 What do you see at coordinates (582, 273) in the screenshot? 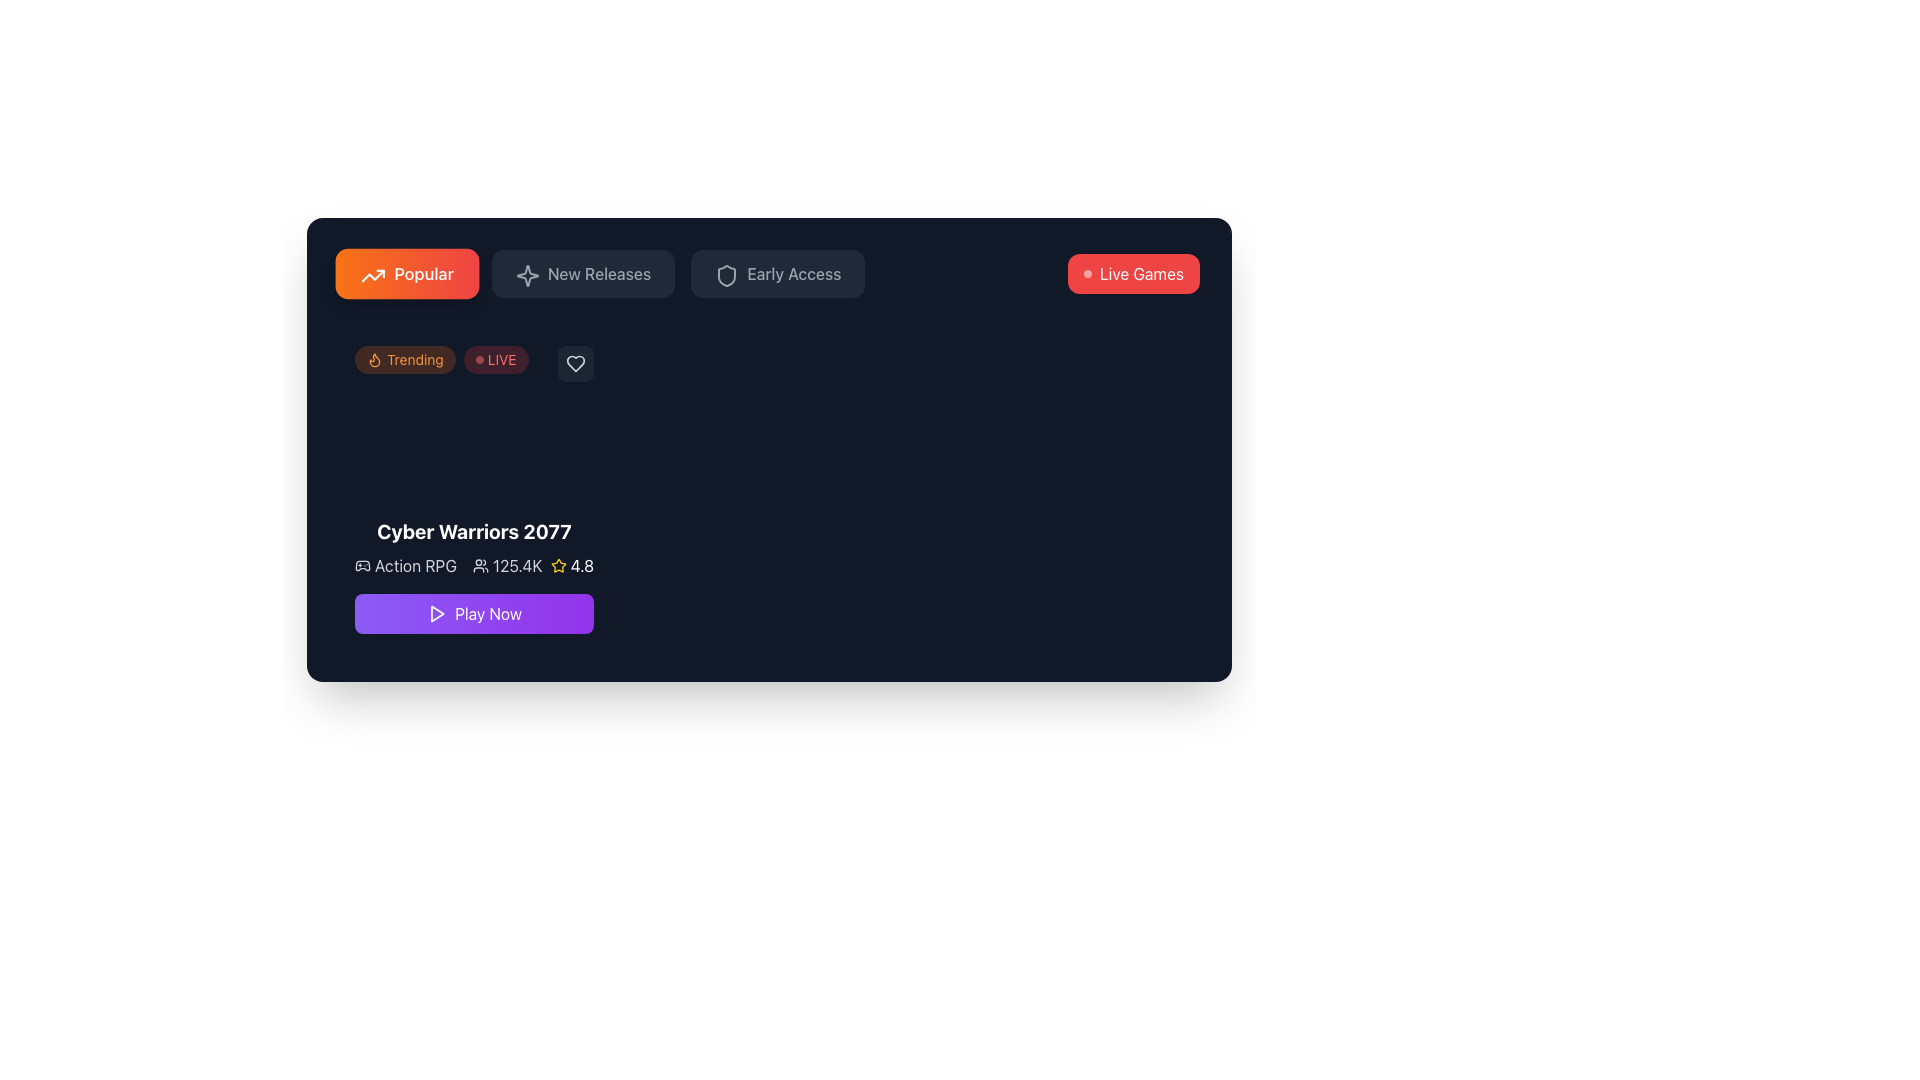
I see `the 'New Releases' button, which is a rectangular button with rounded corners, dark gray background, and a star icon to its left` at bounding box center [582, 273].